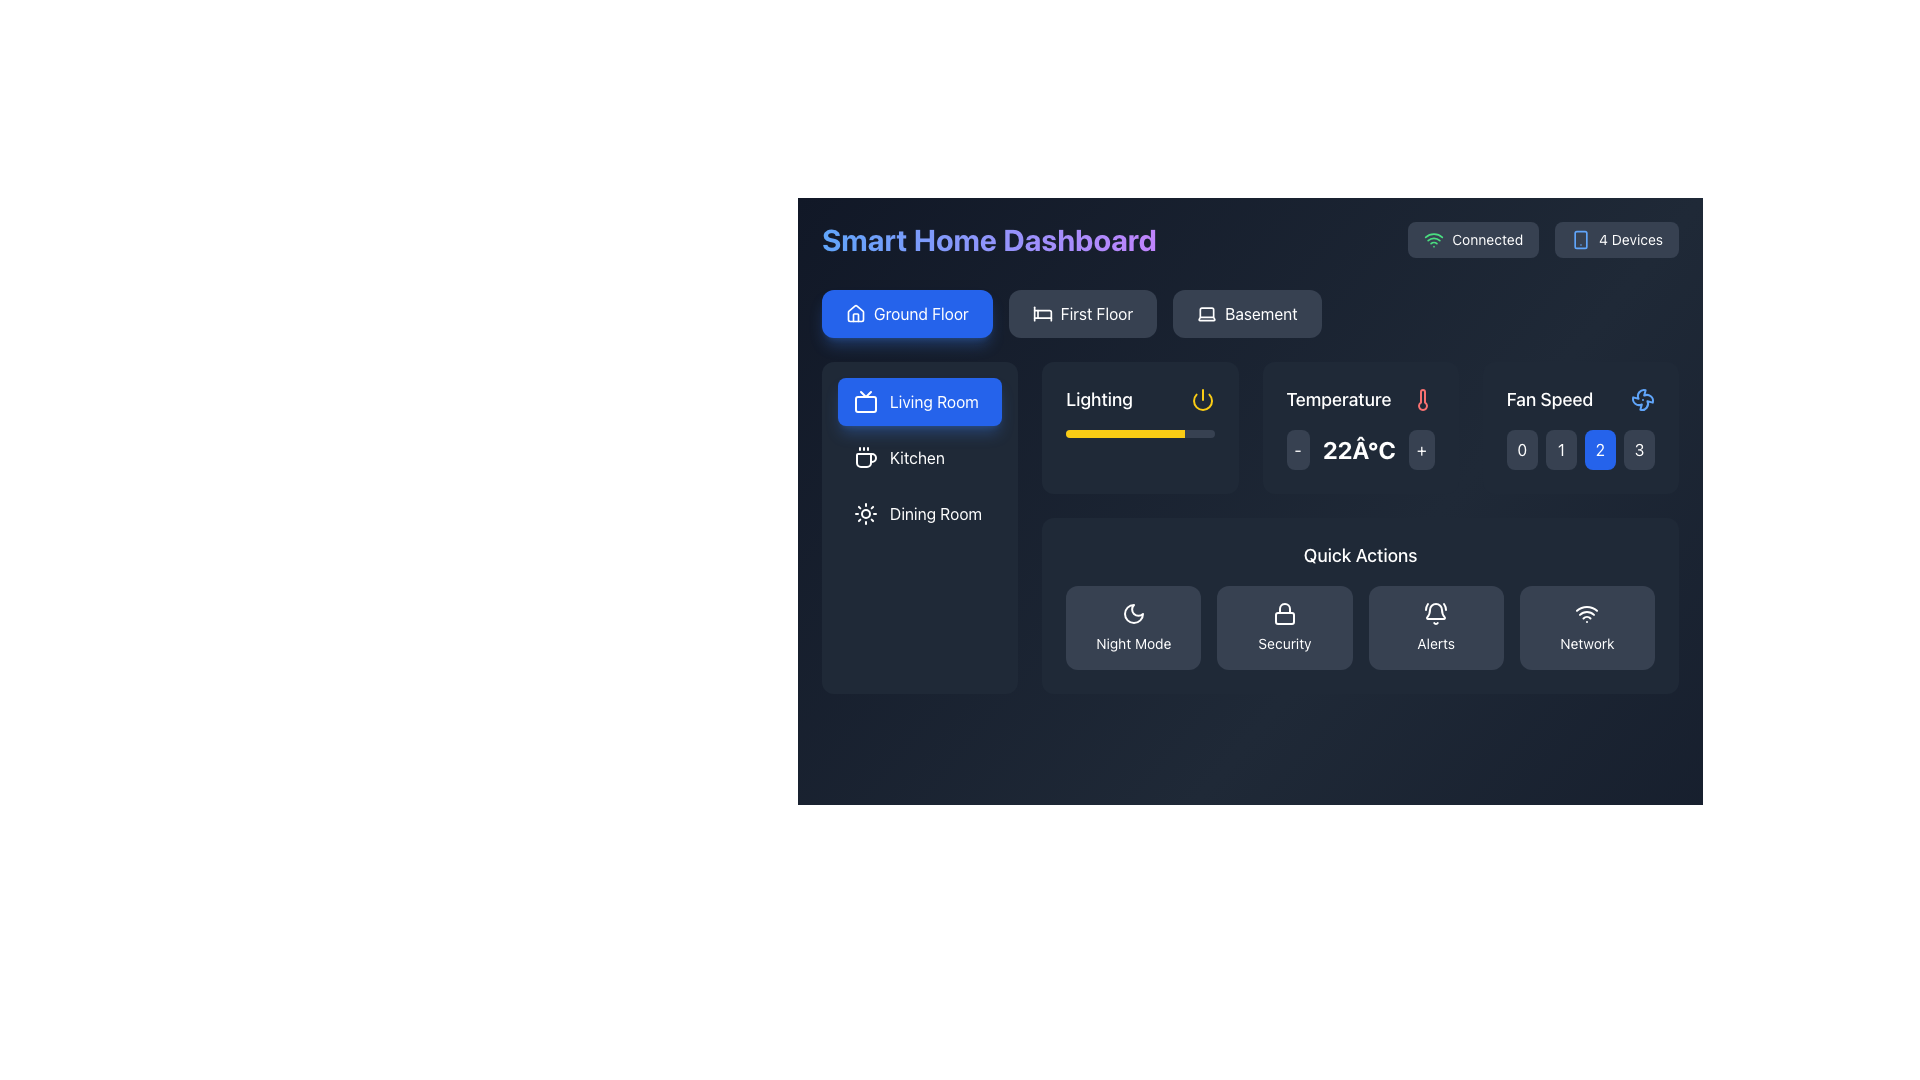 The image size is (1920, 1080). I want to click on the house-shaped icon rendered using an SVG graphic located in the 'Ground Floor' button in the navigation bar, so click(855, 313).